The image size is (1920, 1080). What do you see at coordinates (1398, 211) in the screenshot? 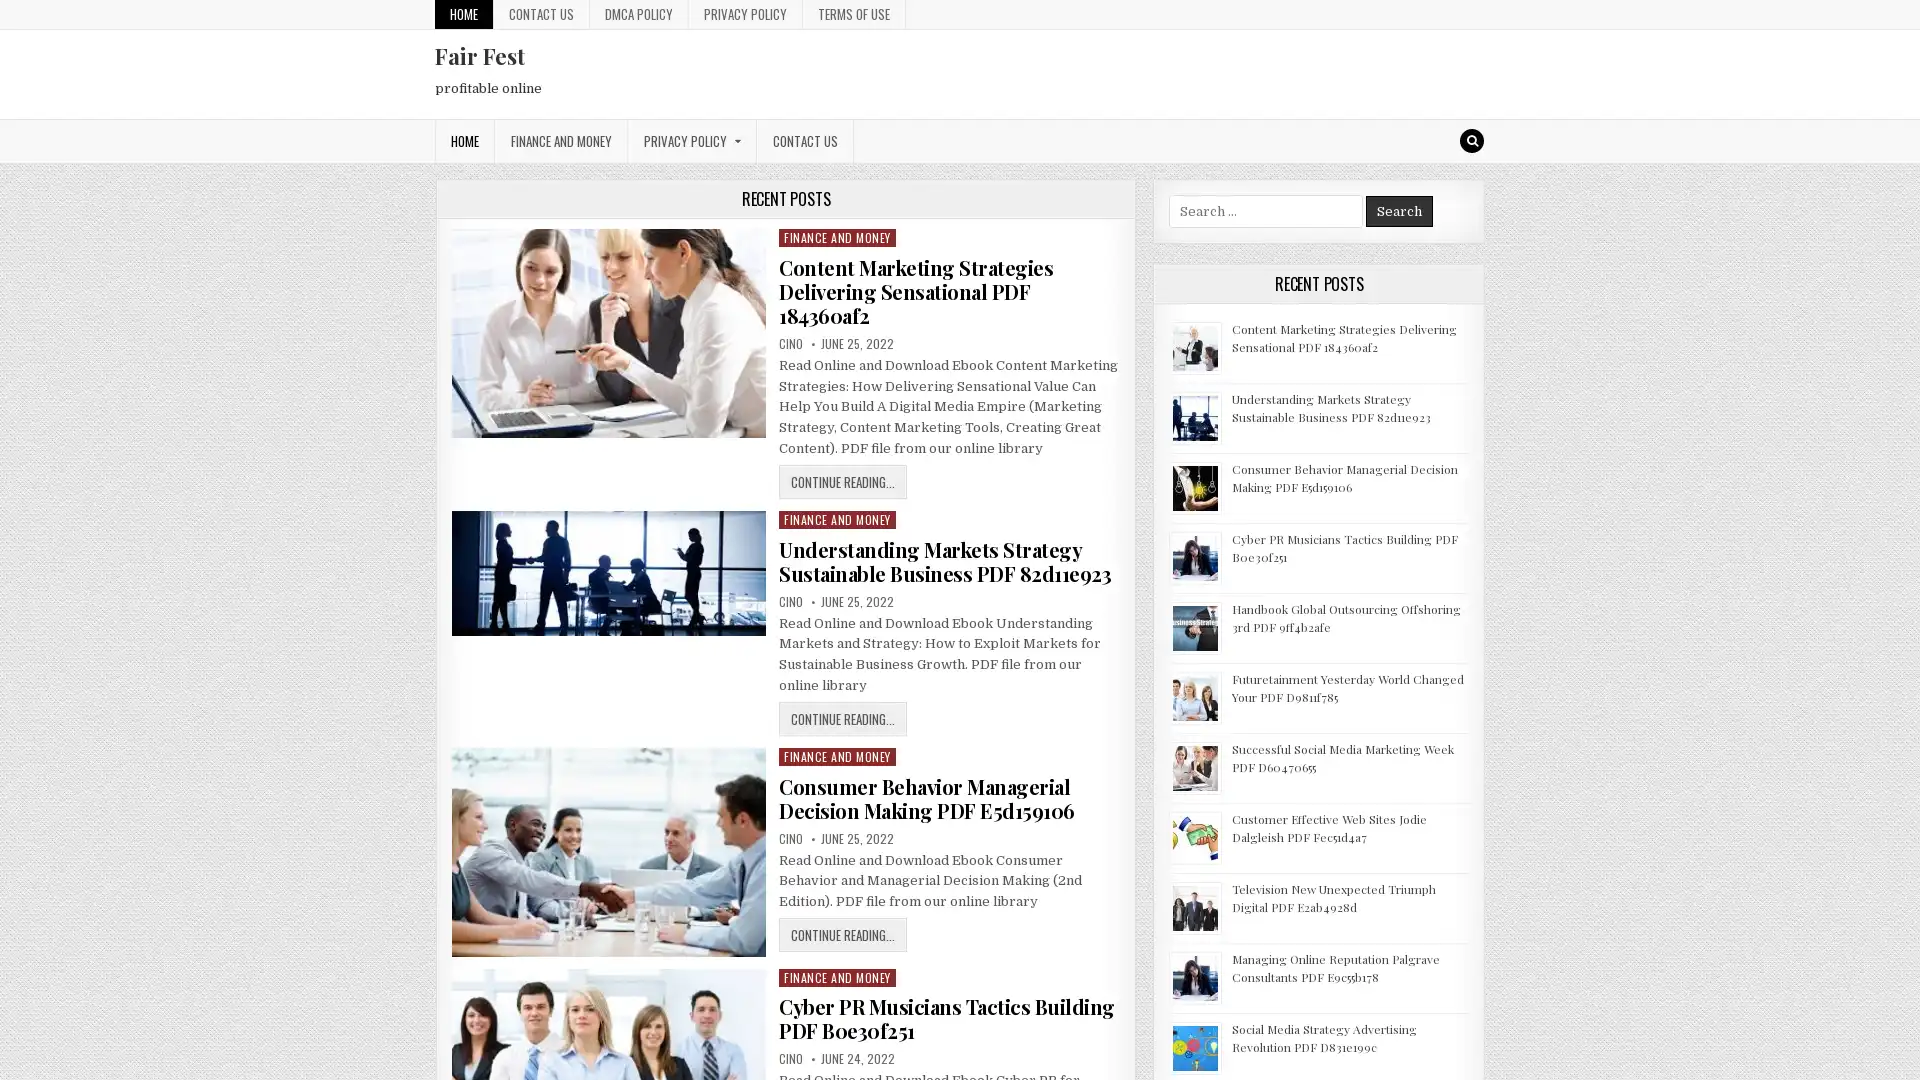
I see `Search` at bounding box center [1398, 211].